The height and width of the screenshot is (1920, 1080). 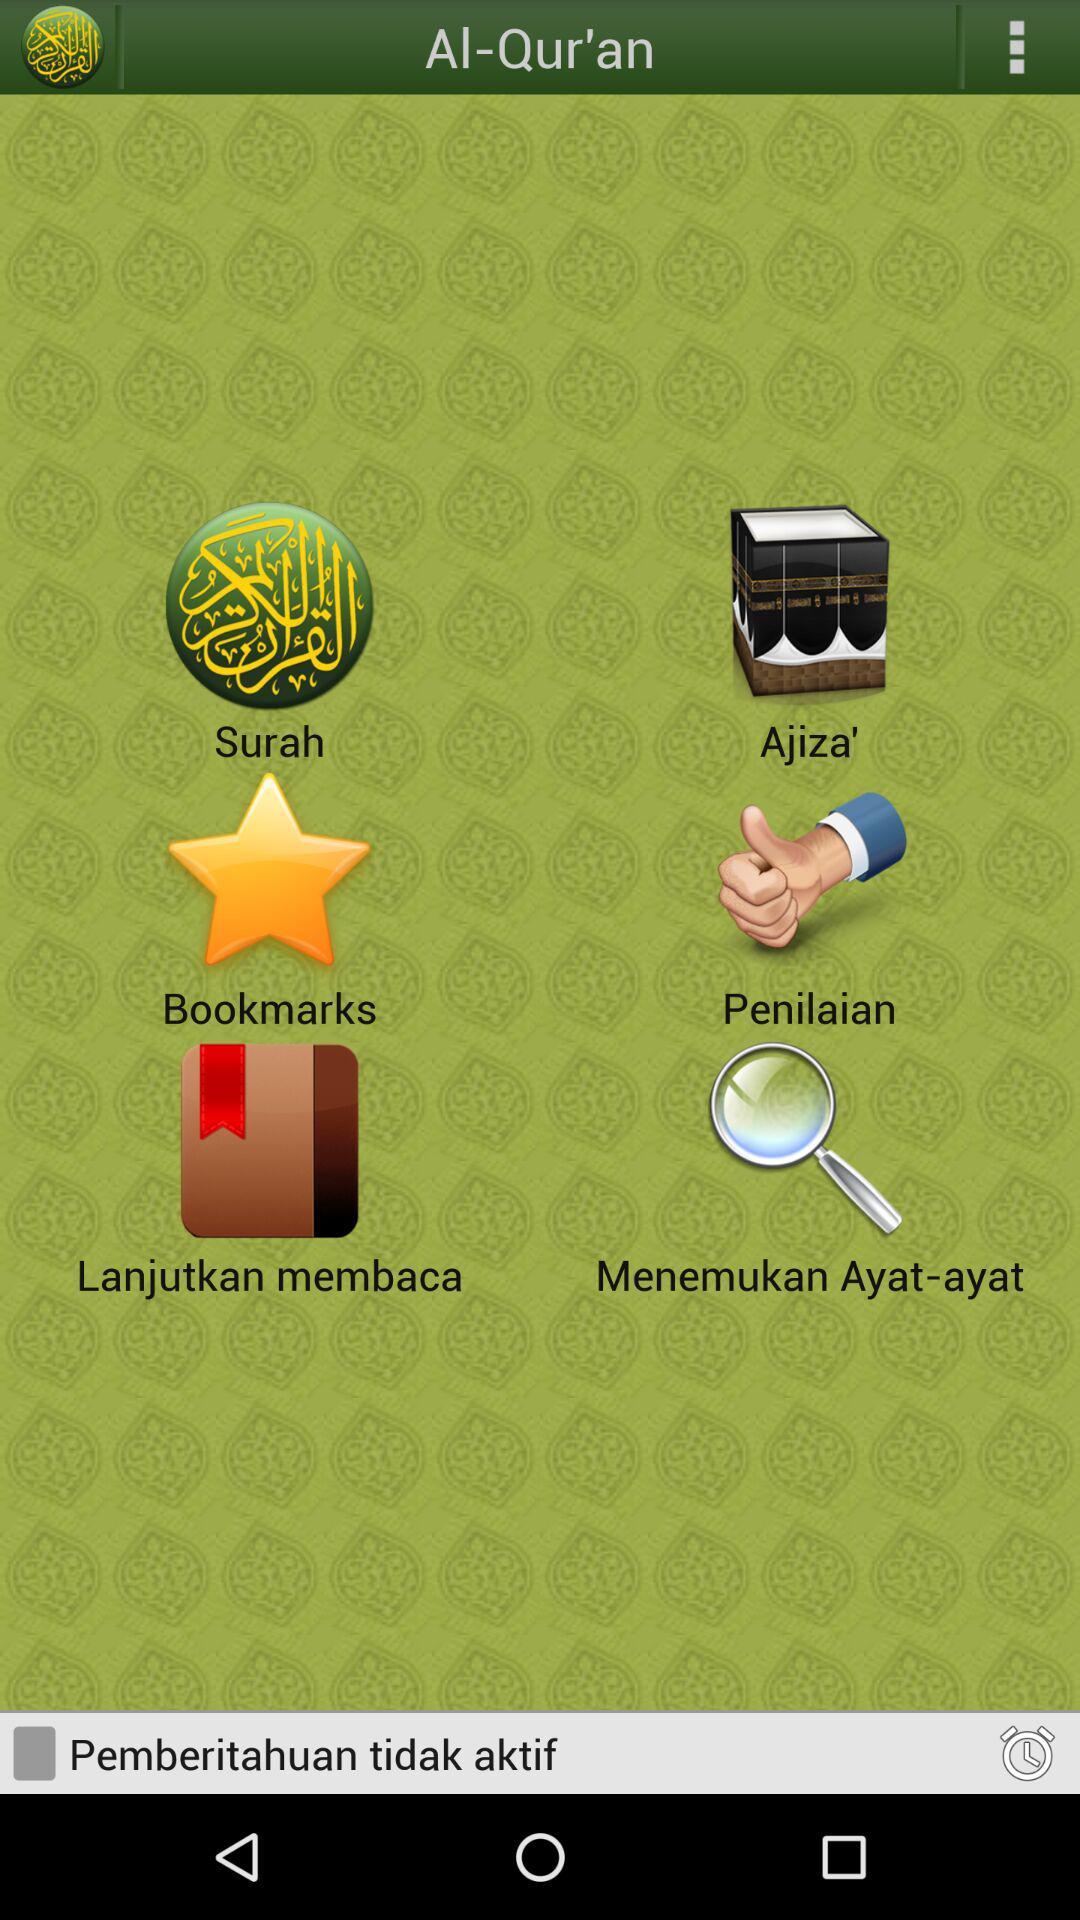 What do you see at coordinates (1017, 50) in the screenshot?
I see `the more icon` at bounding box center [1017, 50].